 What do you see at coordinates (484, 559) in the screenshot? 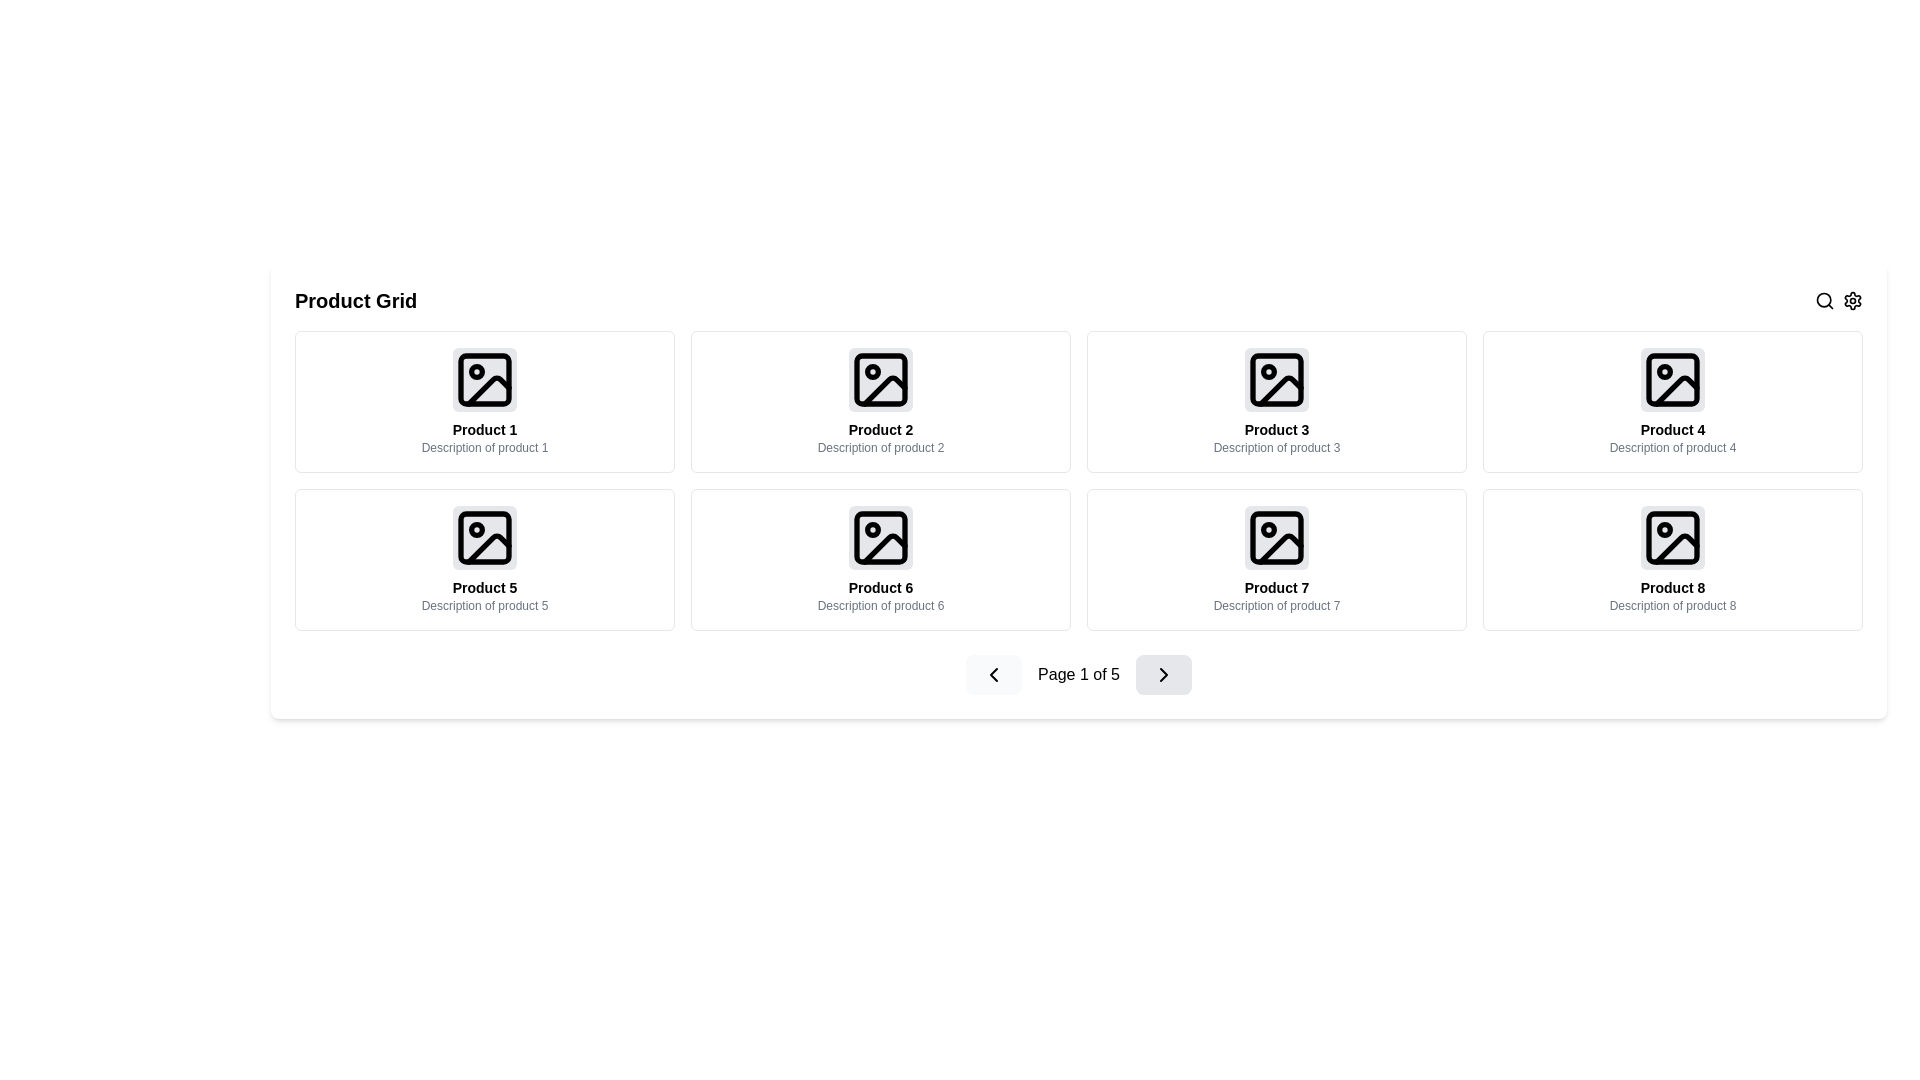
I see `the grid item representing a product, located in the first column of the second row` at bounding box center [484, 559].